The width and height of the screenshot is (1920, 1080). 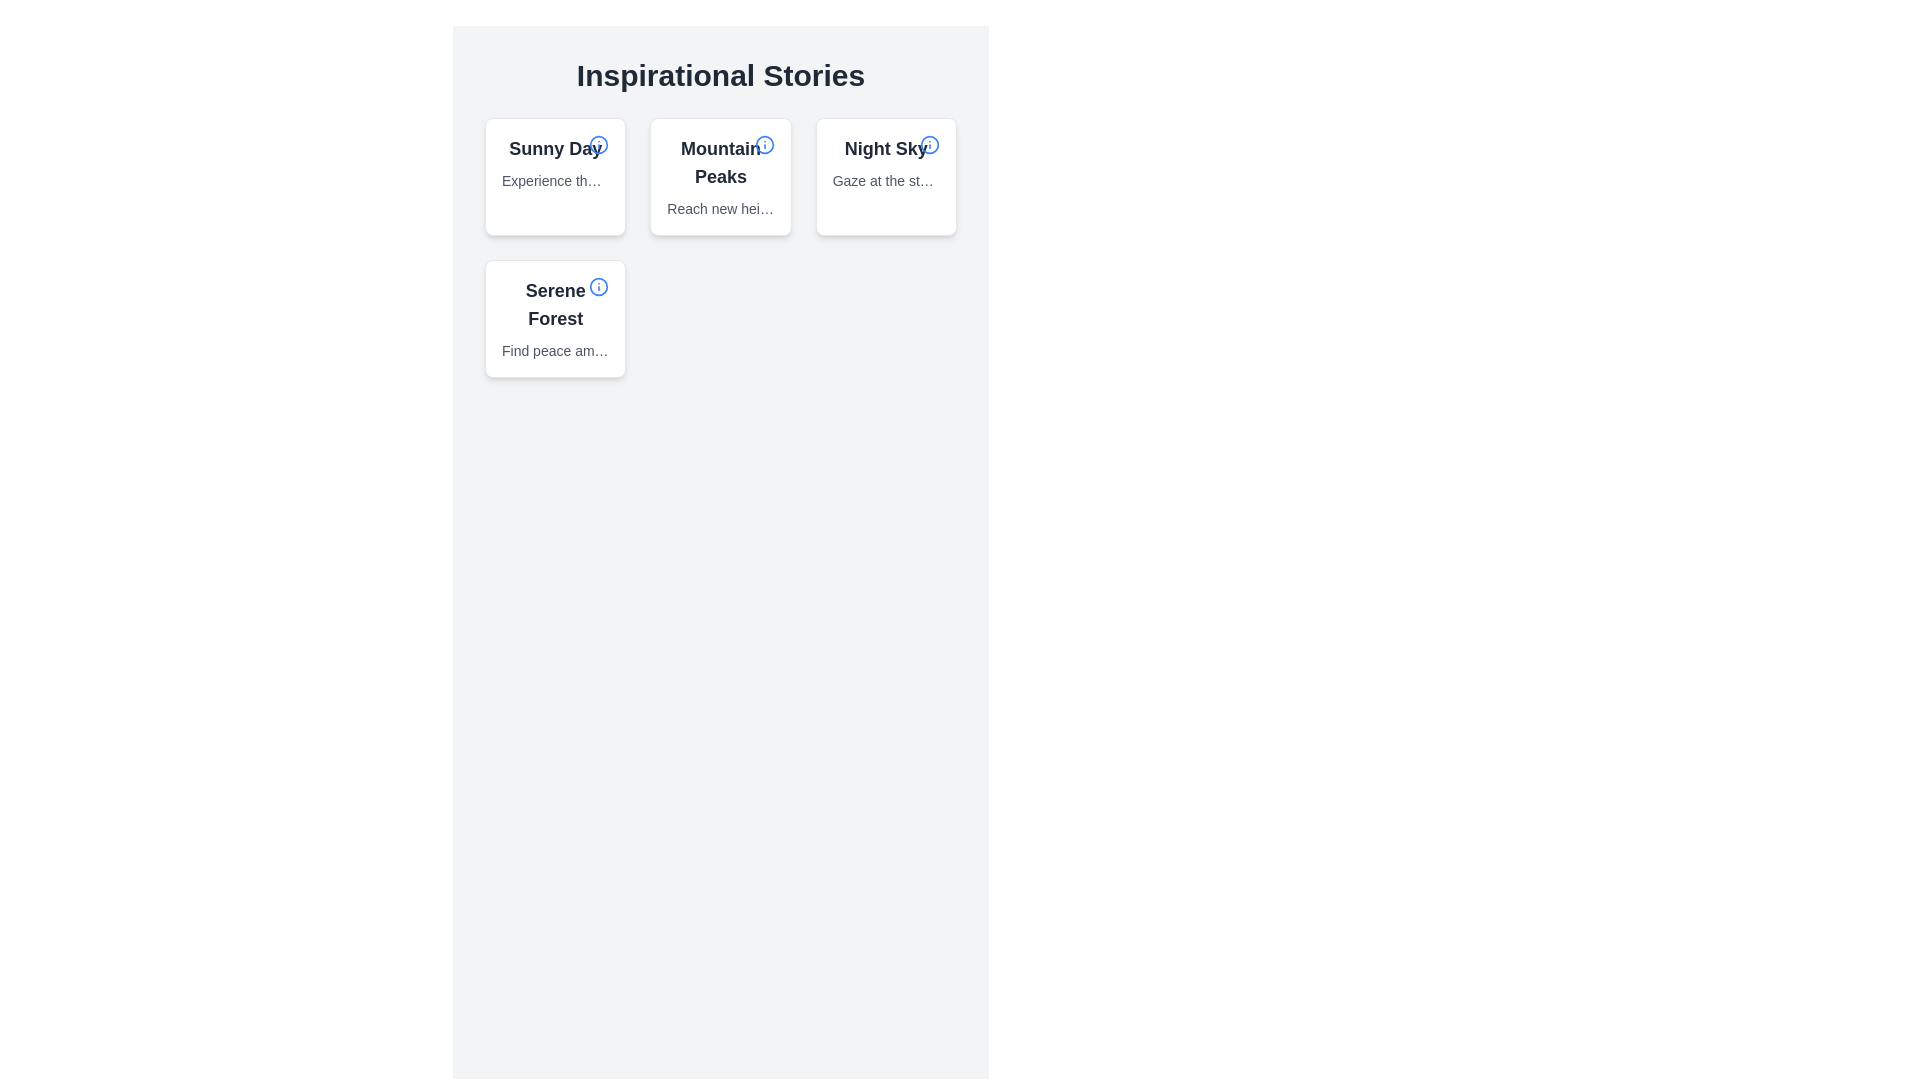 I want to click on the blue outlined circular info icon located within the 'Mountain Peaks' card, so click(x=763, y=144).